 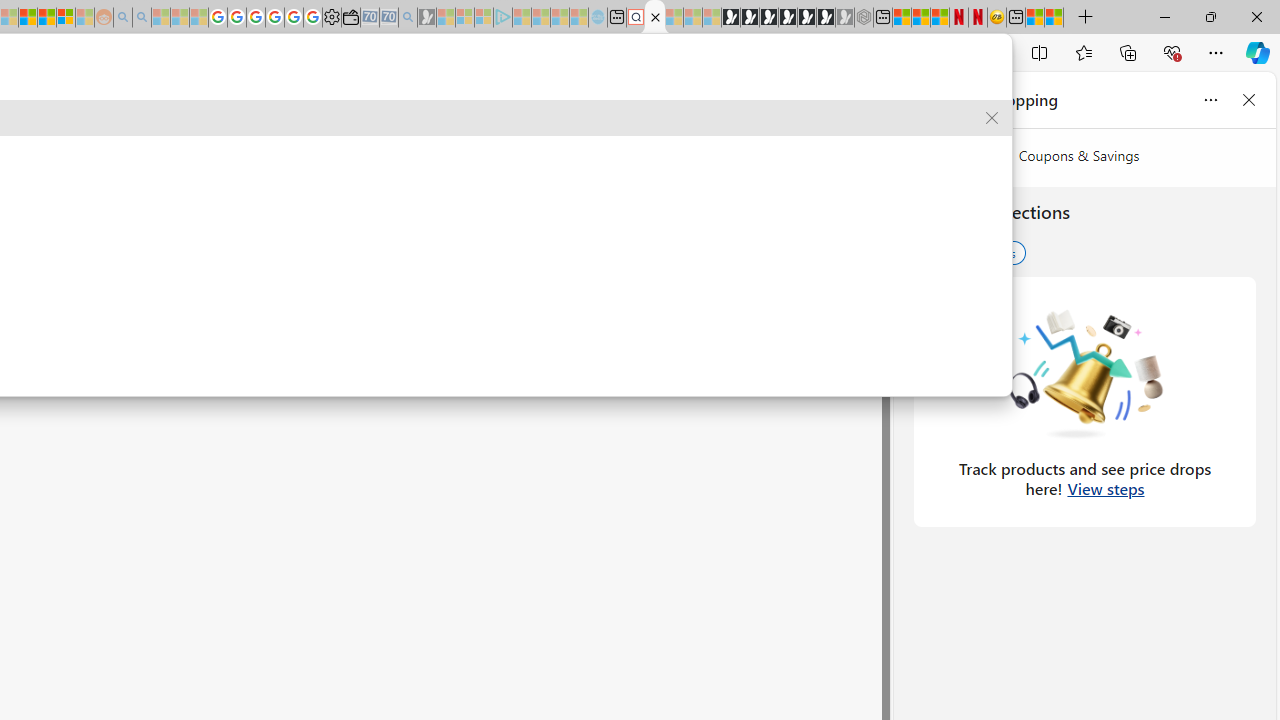 What do you see at coordinates (992, 118) in the screenshot?
I see `'Remove suggestion'` at bounding box center [992, 118].